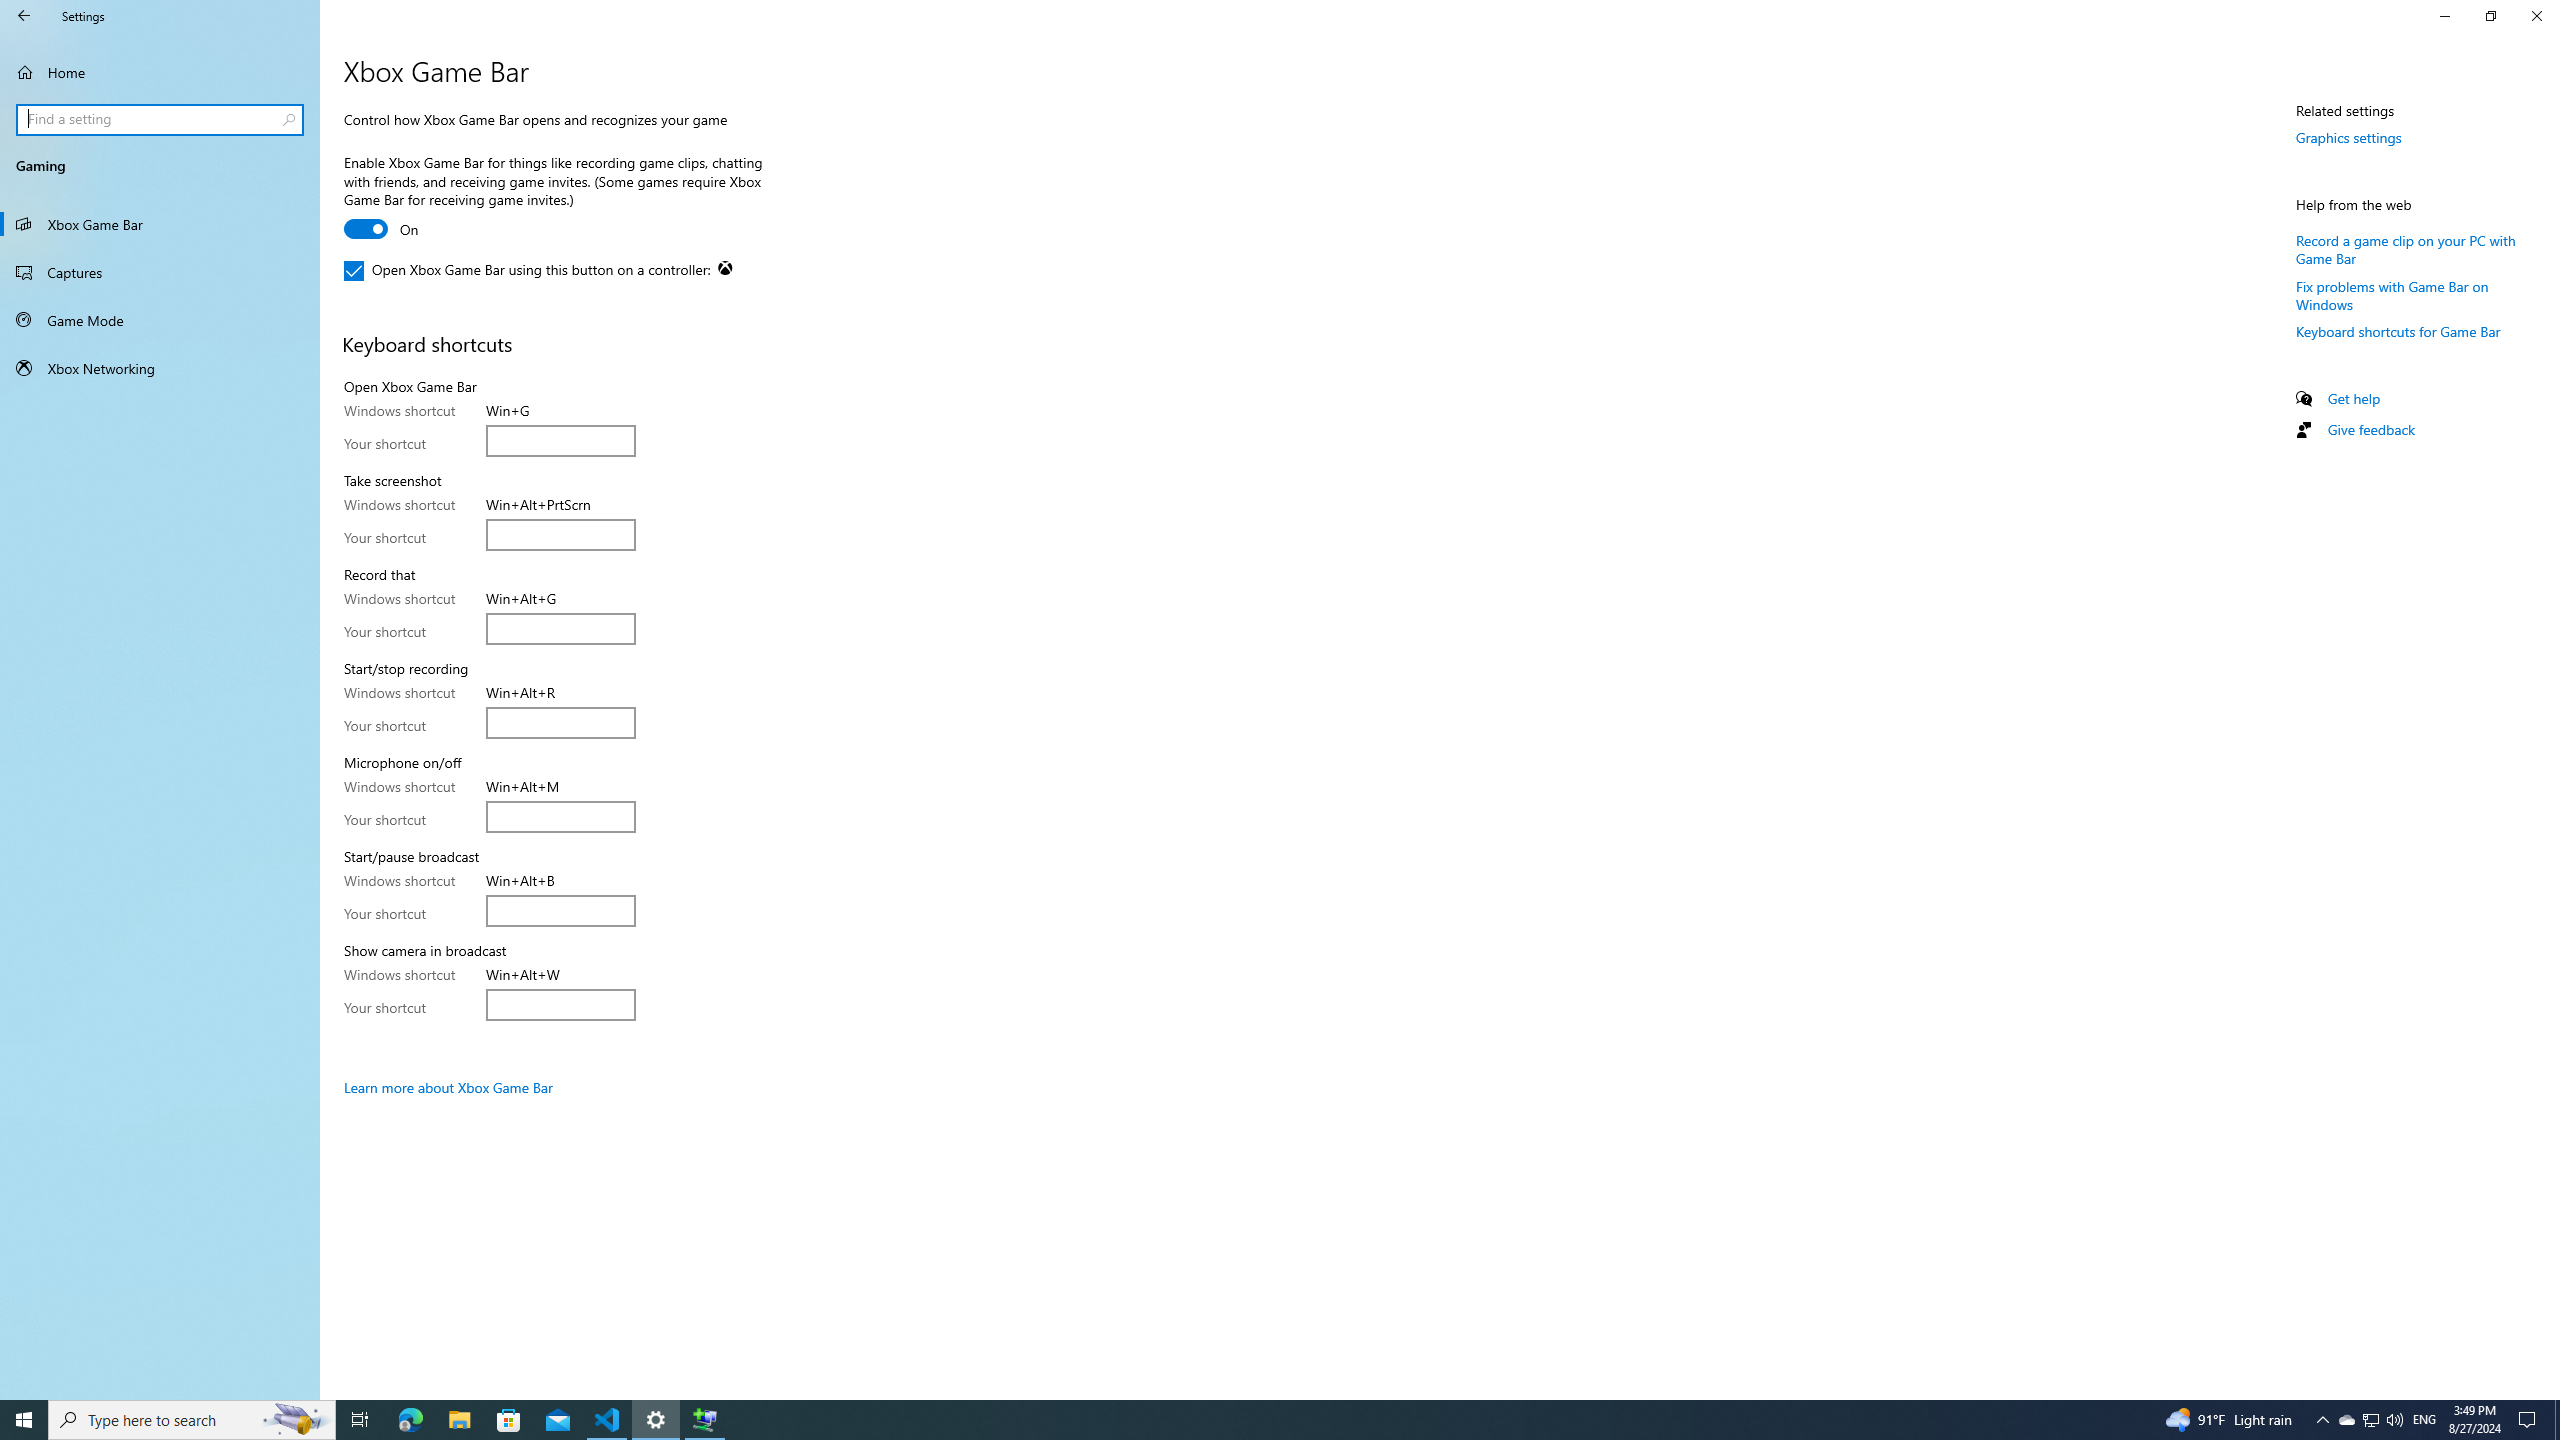  I want to click on 'Give feedback', so click(2369, 428).